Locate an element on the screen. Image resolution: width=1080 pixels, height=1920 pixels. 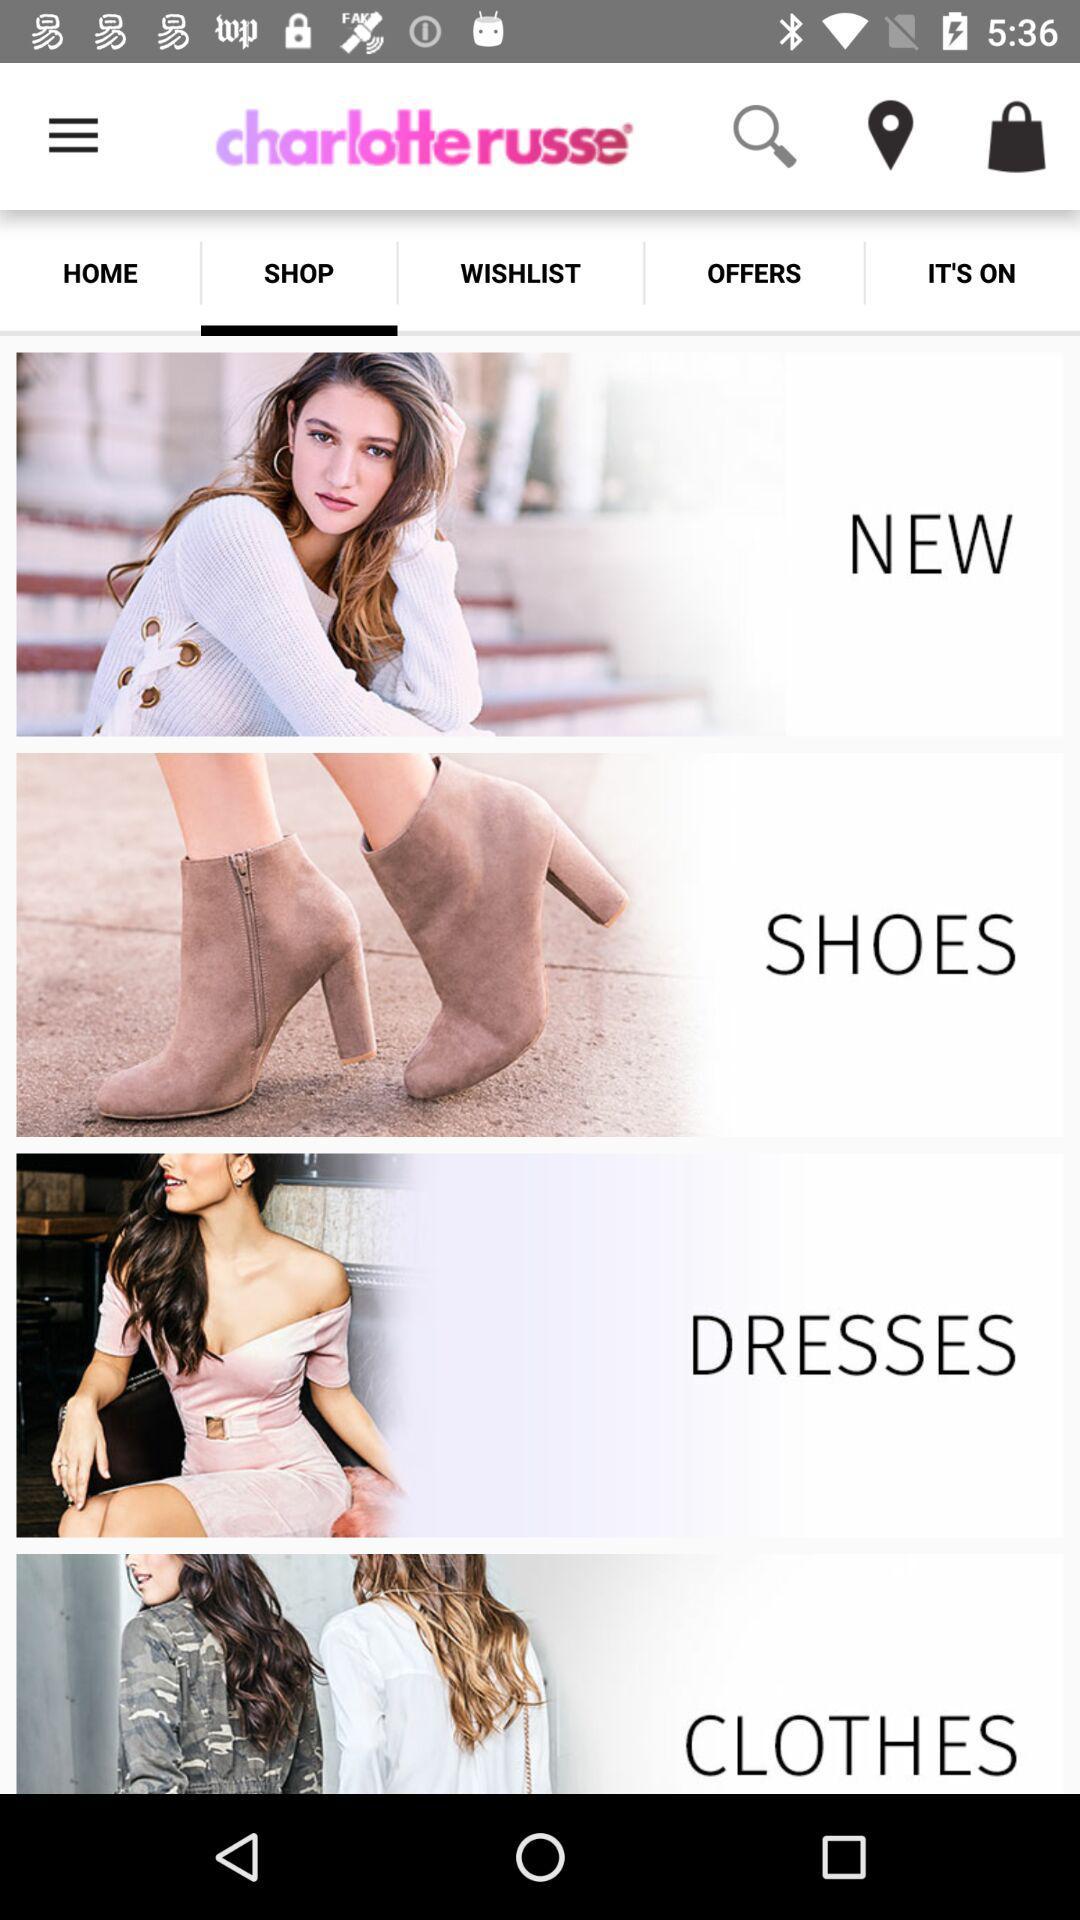
shop option which is below the charlotte russe is located at coordinates (299, 272).